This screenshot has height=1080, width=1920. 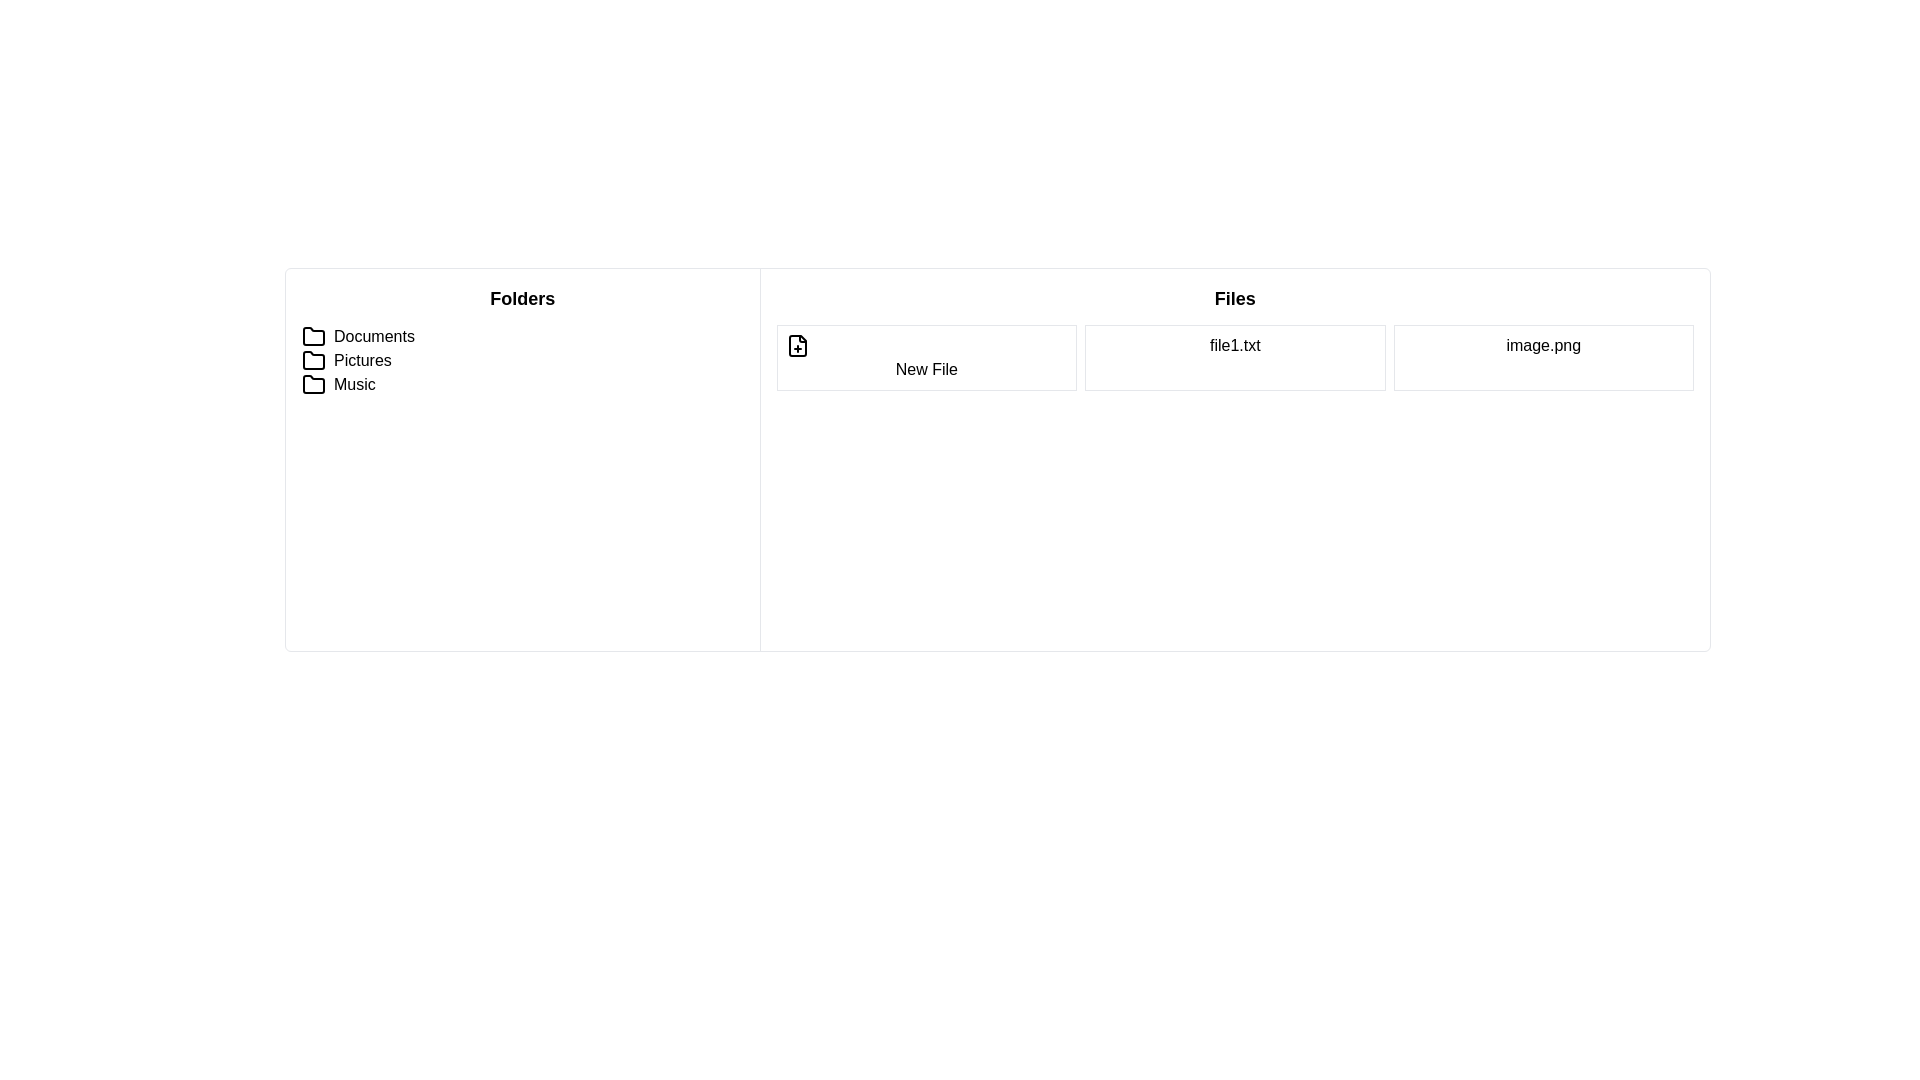 What do you see at coordinates (312, 385) in the screenshot?
I see `the folder icon representing the 'Music' directory located to the left of the 'Music' label` at bounding box center [312, 385].